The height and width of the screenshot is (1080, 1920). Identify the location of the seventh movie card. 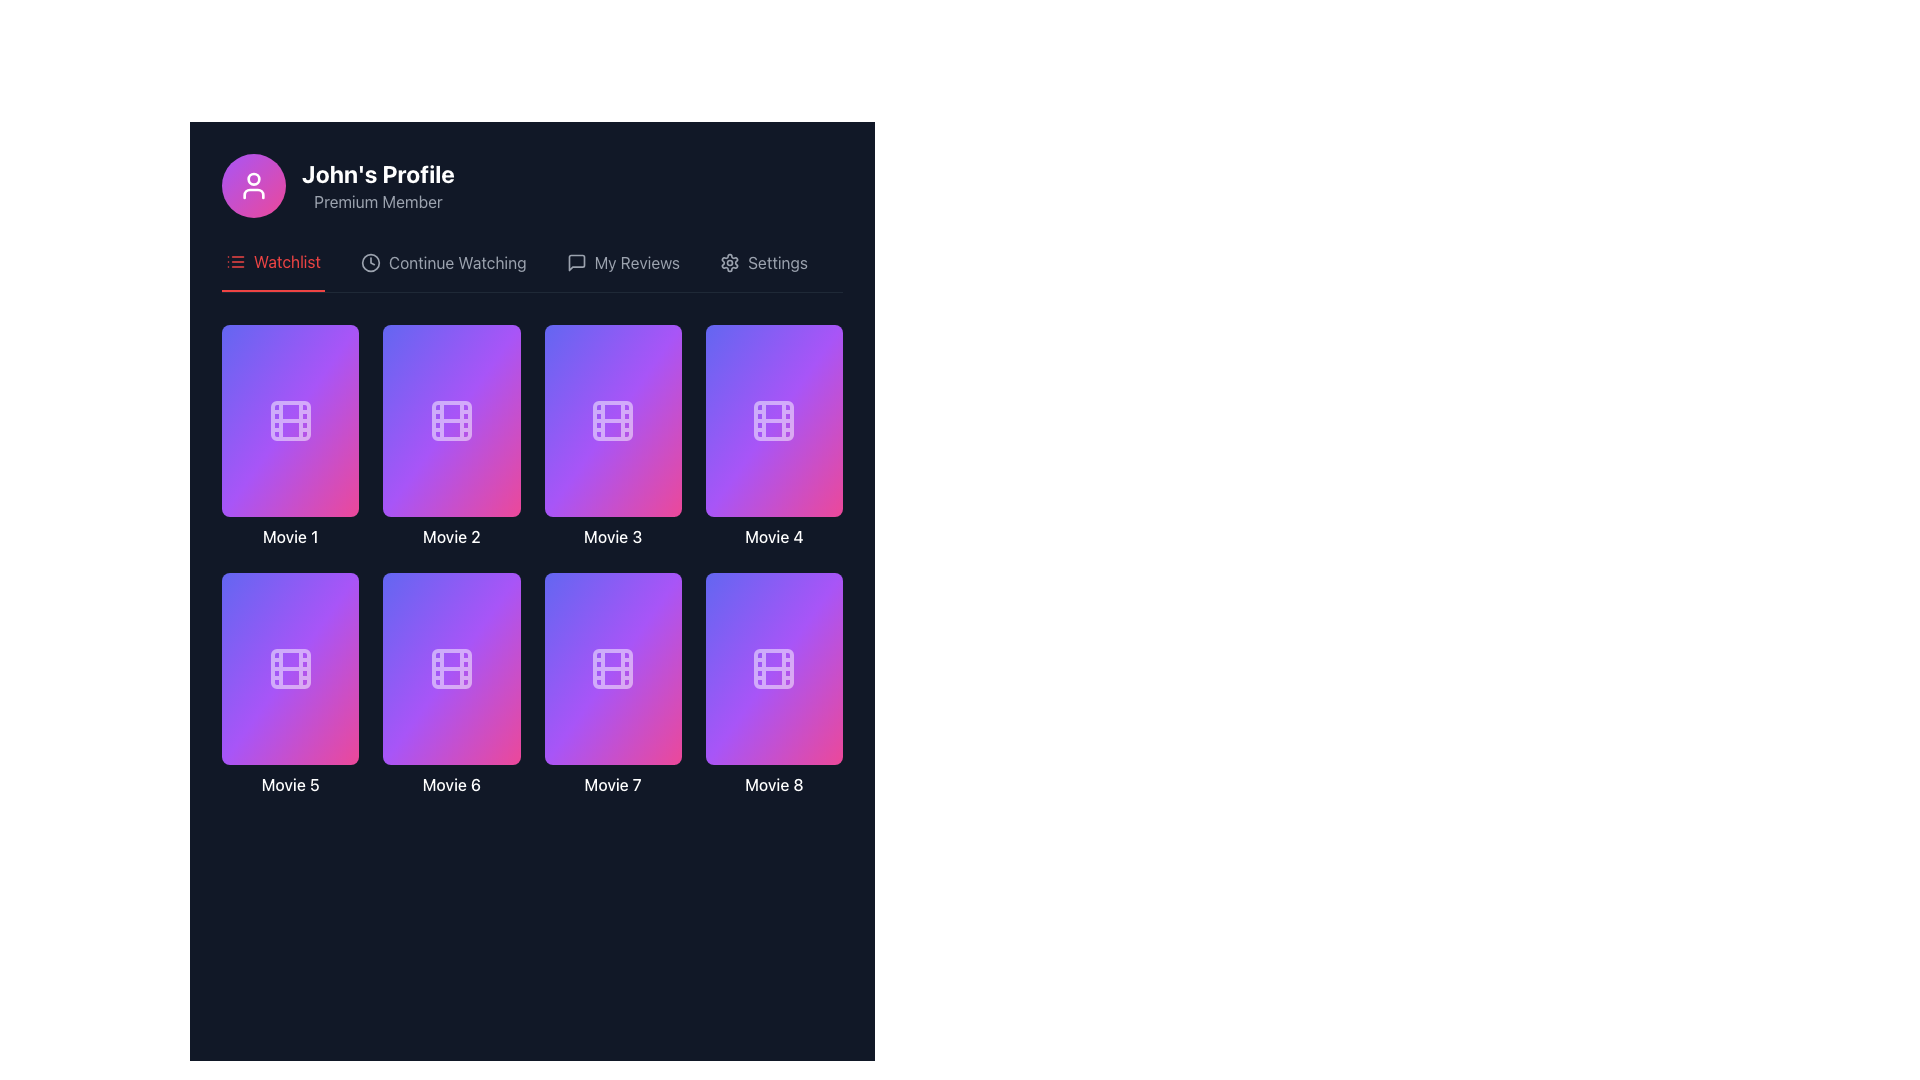
(612, 668).